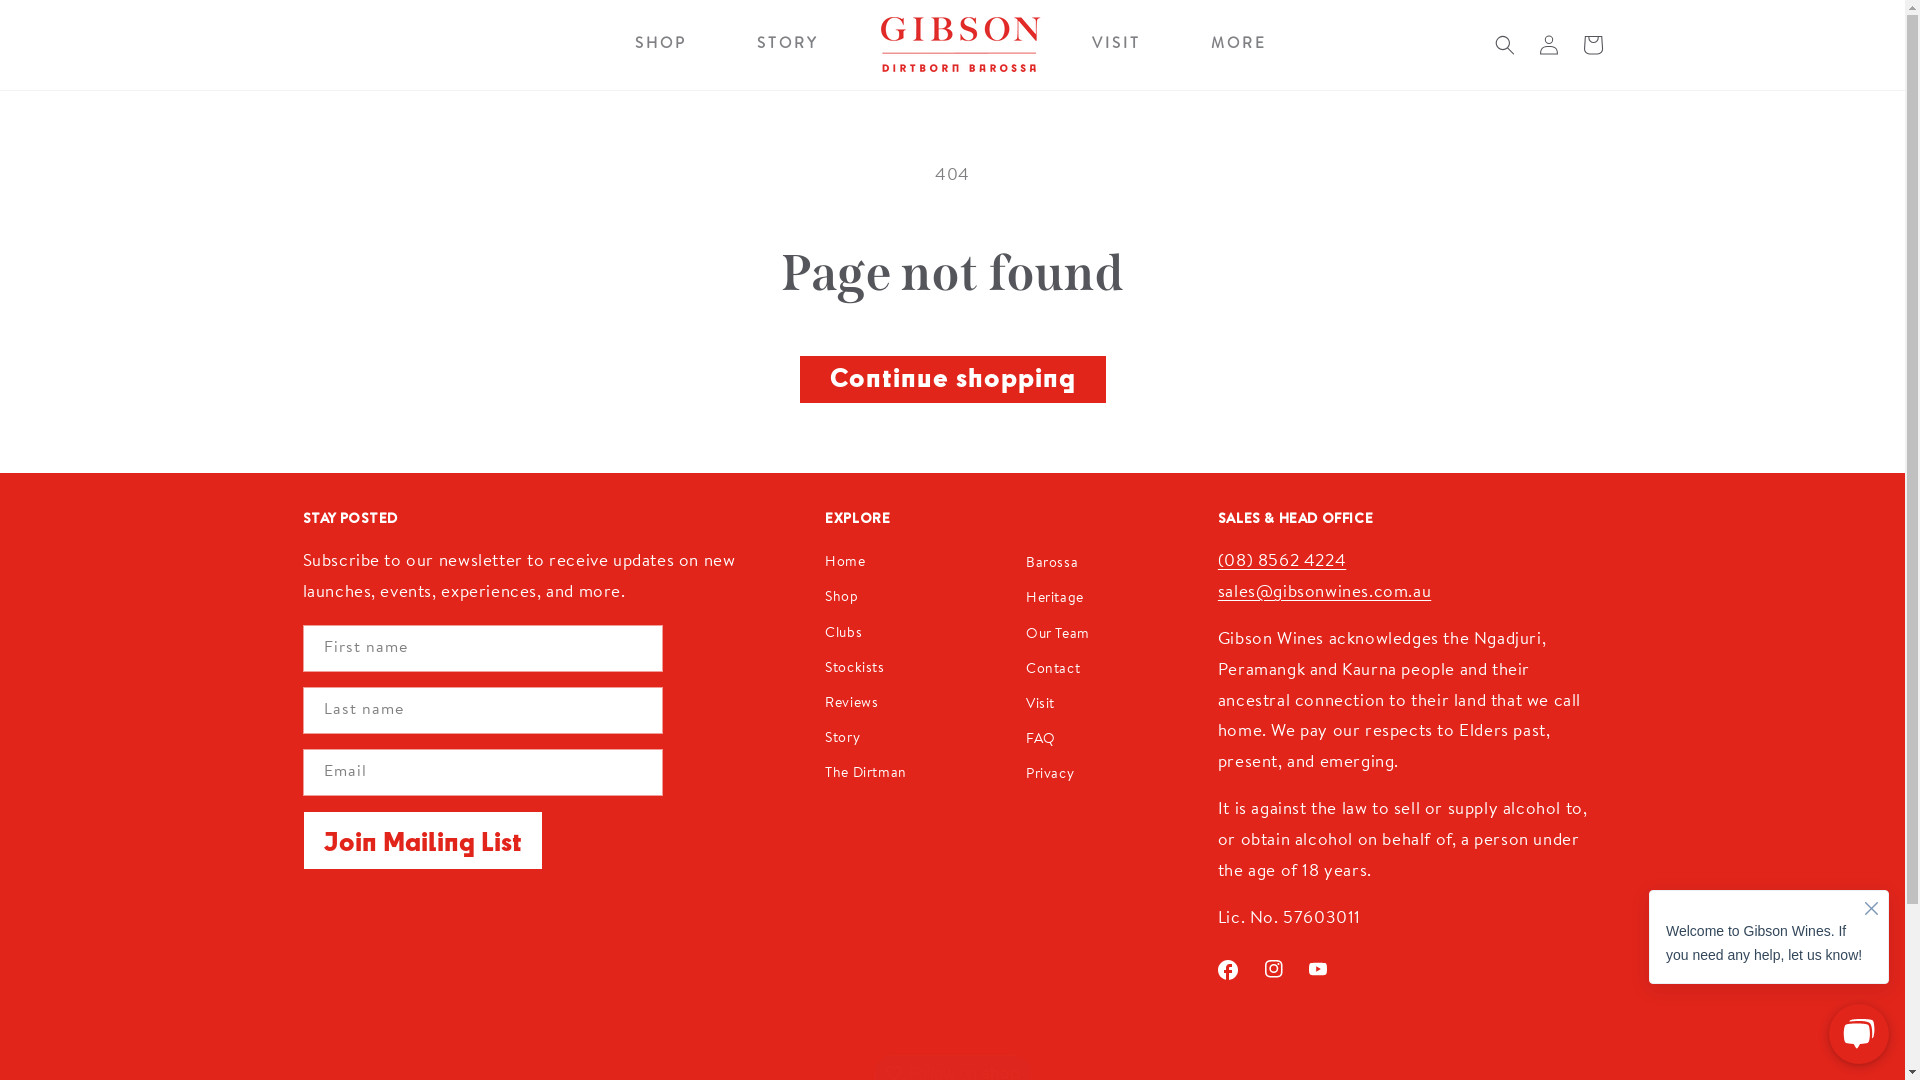  What do you see at coordinates (421, 840) in the screenshot?
I see `'Join Mailing List'` at bounding box center [421, 840].